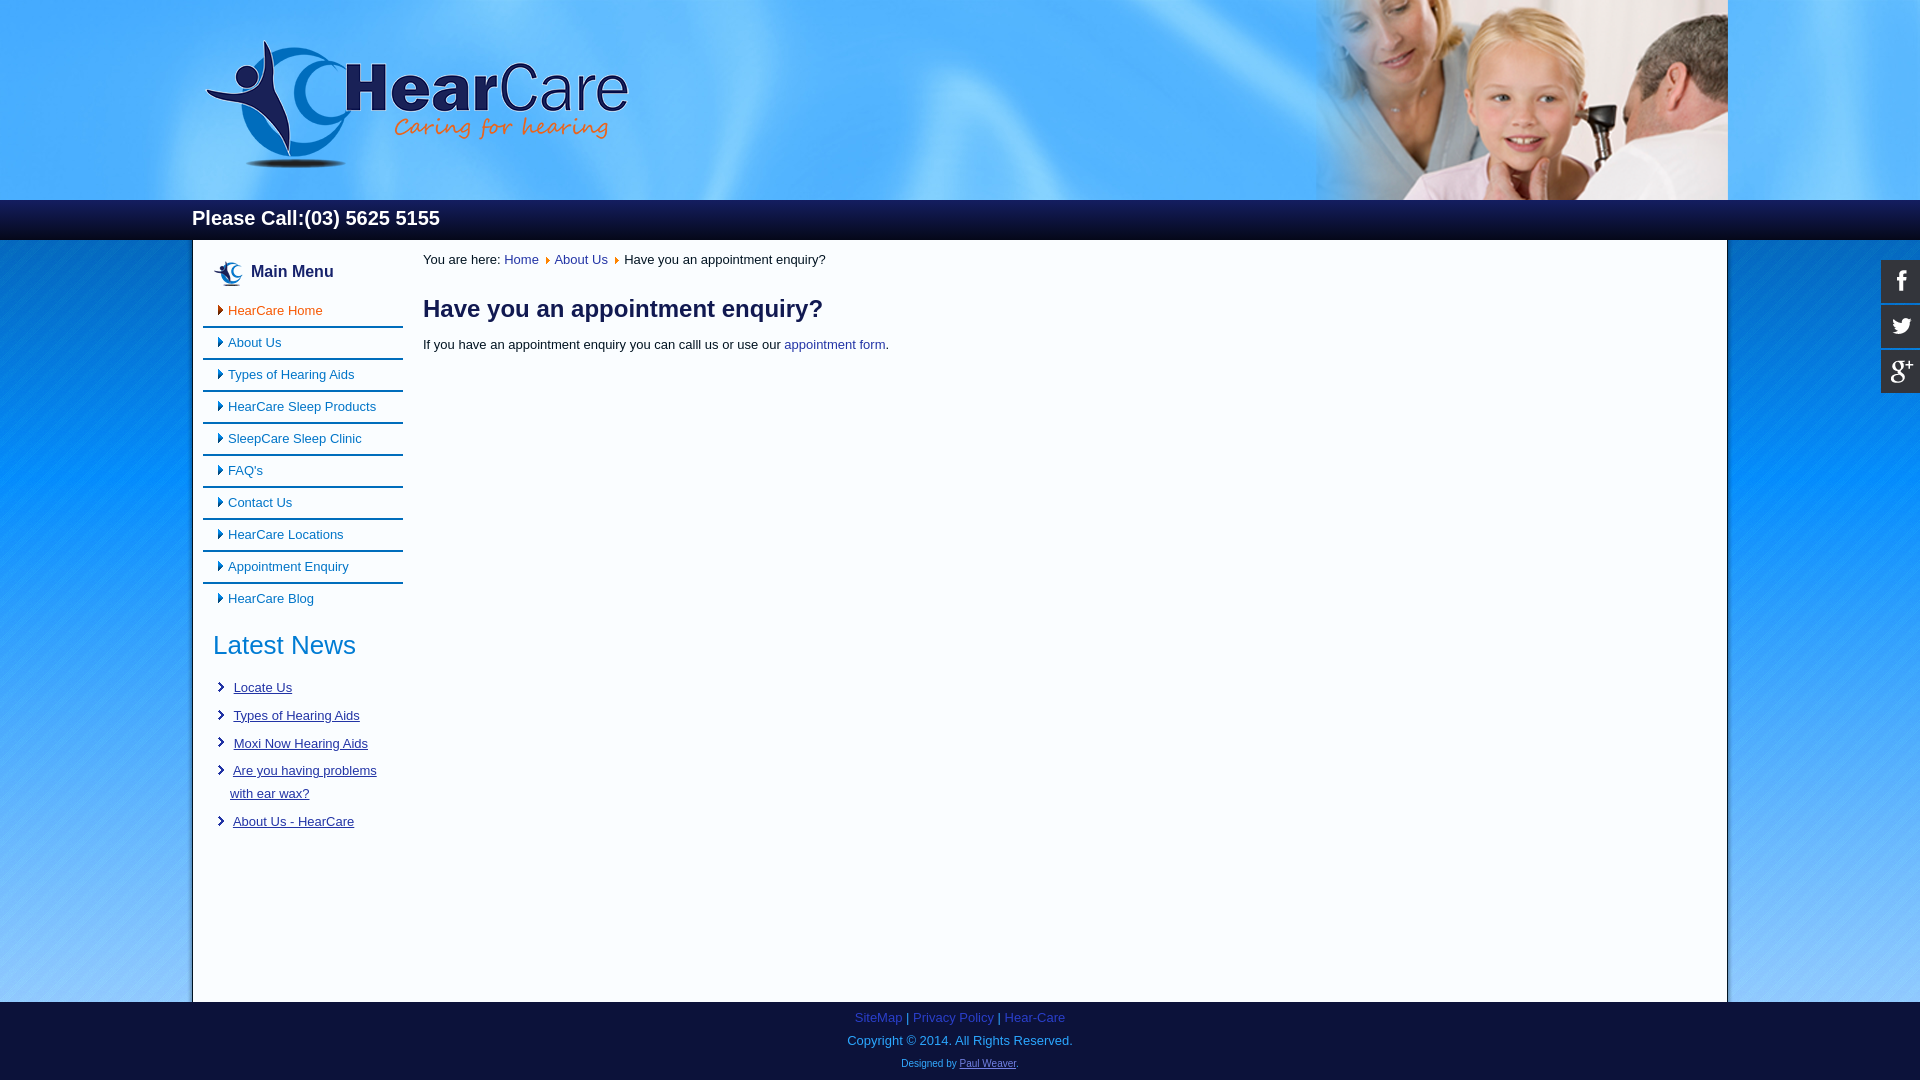  What do you see at coordinates (301, 406) in the screenshot?
I see `'HearCare Sleep Products'` at bounding box center [301, 406].